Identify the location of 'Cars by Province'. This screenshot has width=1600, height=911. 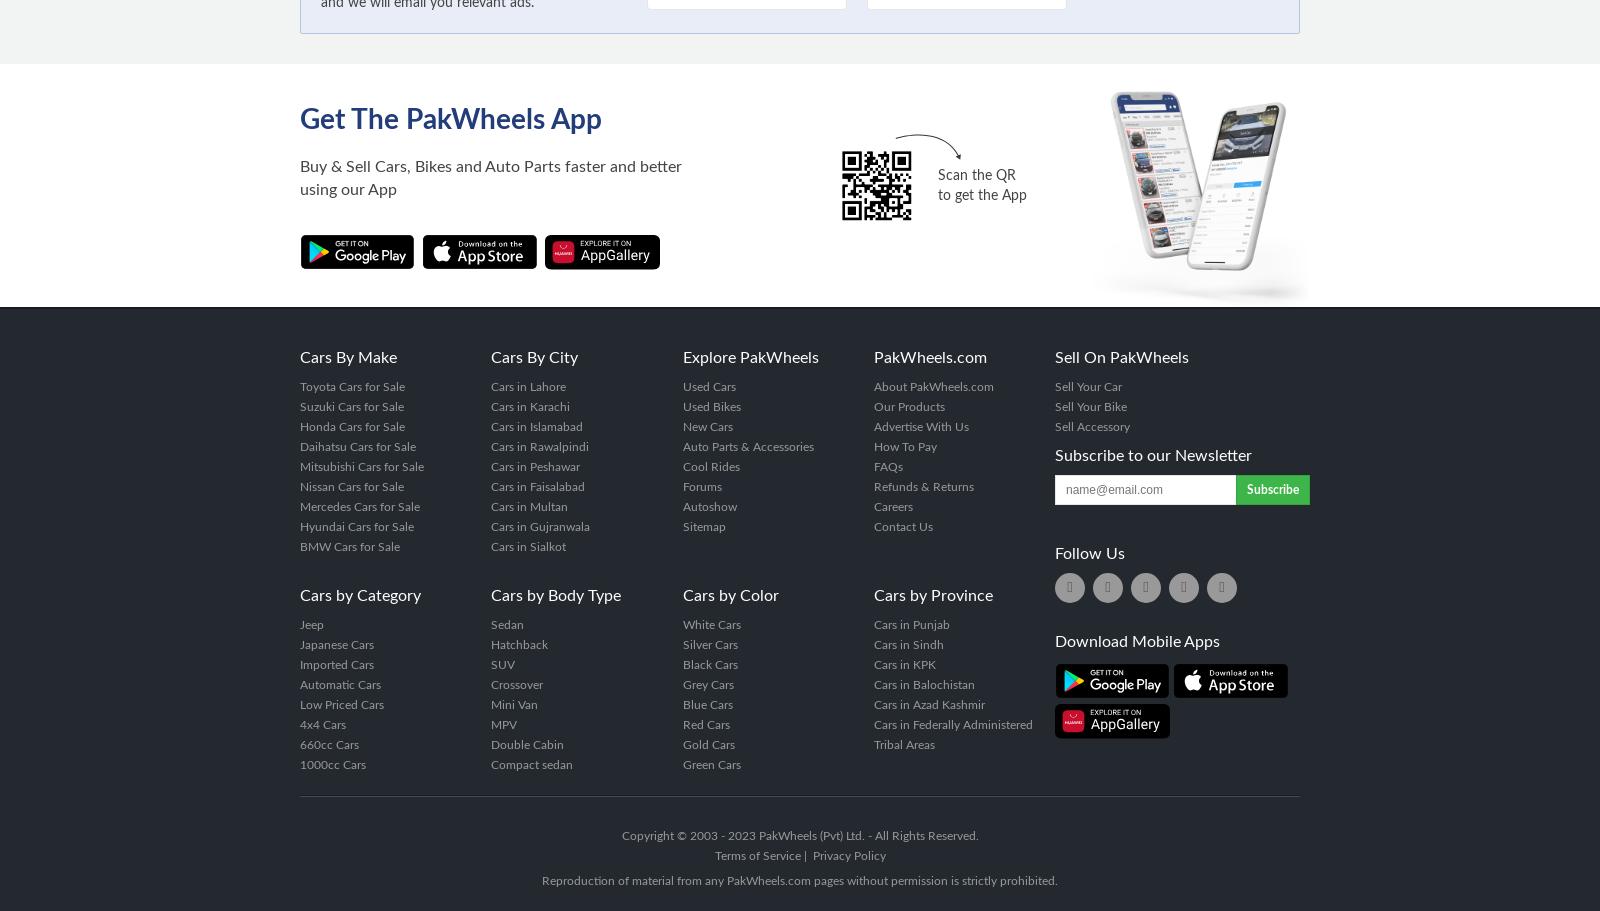
(931, 594).